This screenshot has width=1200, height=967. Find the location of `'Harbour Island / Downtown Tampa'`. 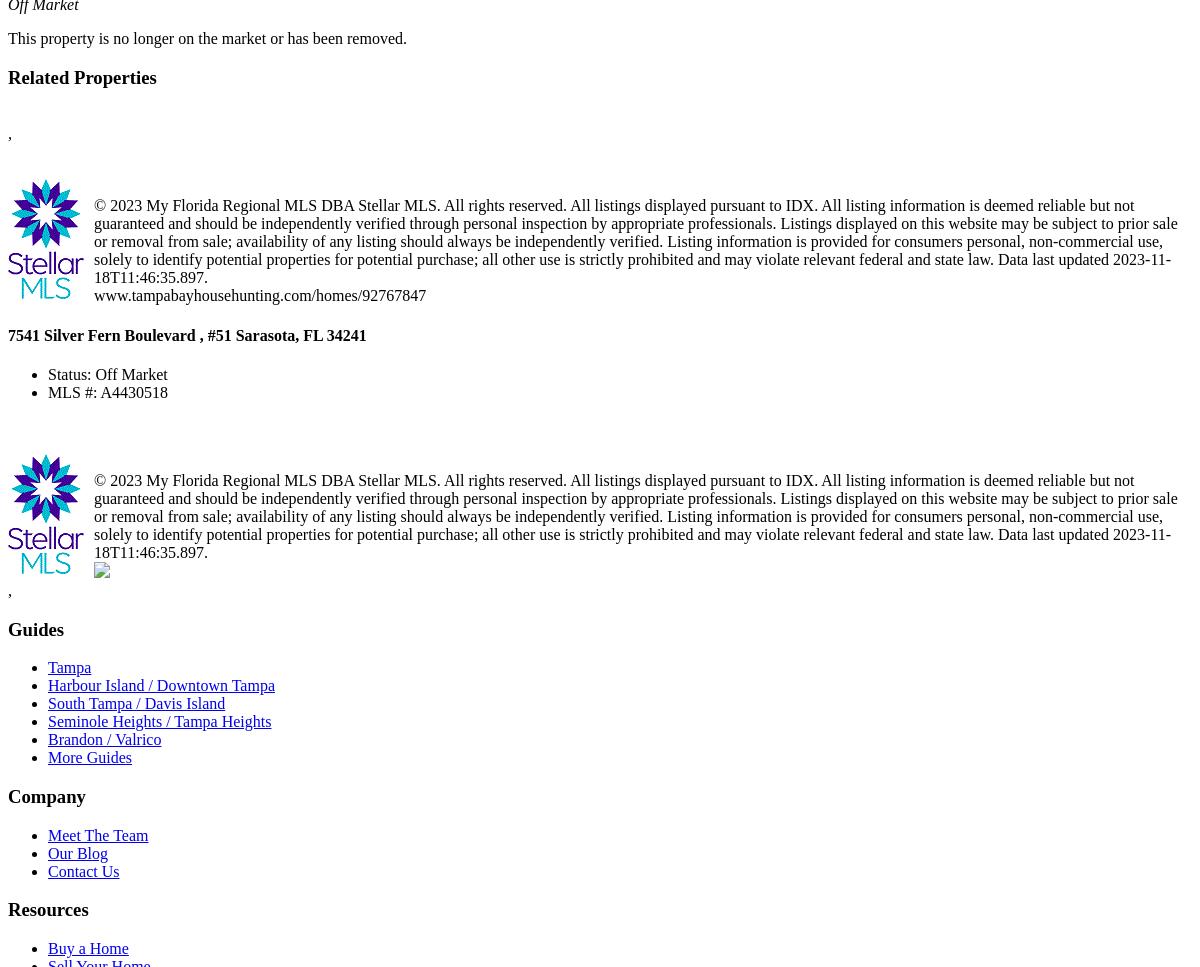

'Harbour Island / Downtown Tampa' is located at coordinates (160, 685).